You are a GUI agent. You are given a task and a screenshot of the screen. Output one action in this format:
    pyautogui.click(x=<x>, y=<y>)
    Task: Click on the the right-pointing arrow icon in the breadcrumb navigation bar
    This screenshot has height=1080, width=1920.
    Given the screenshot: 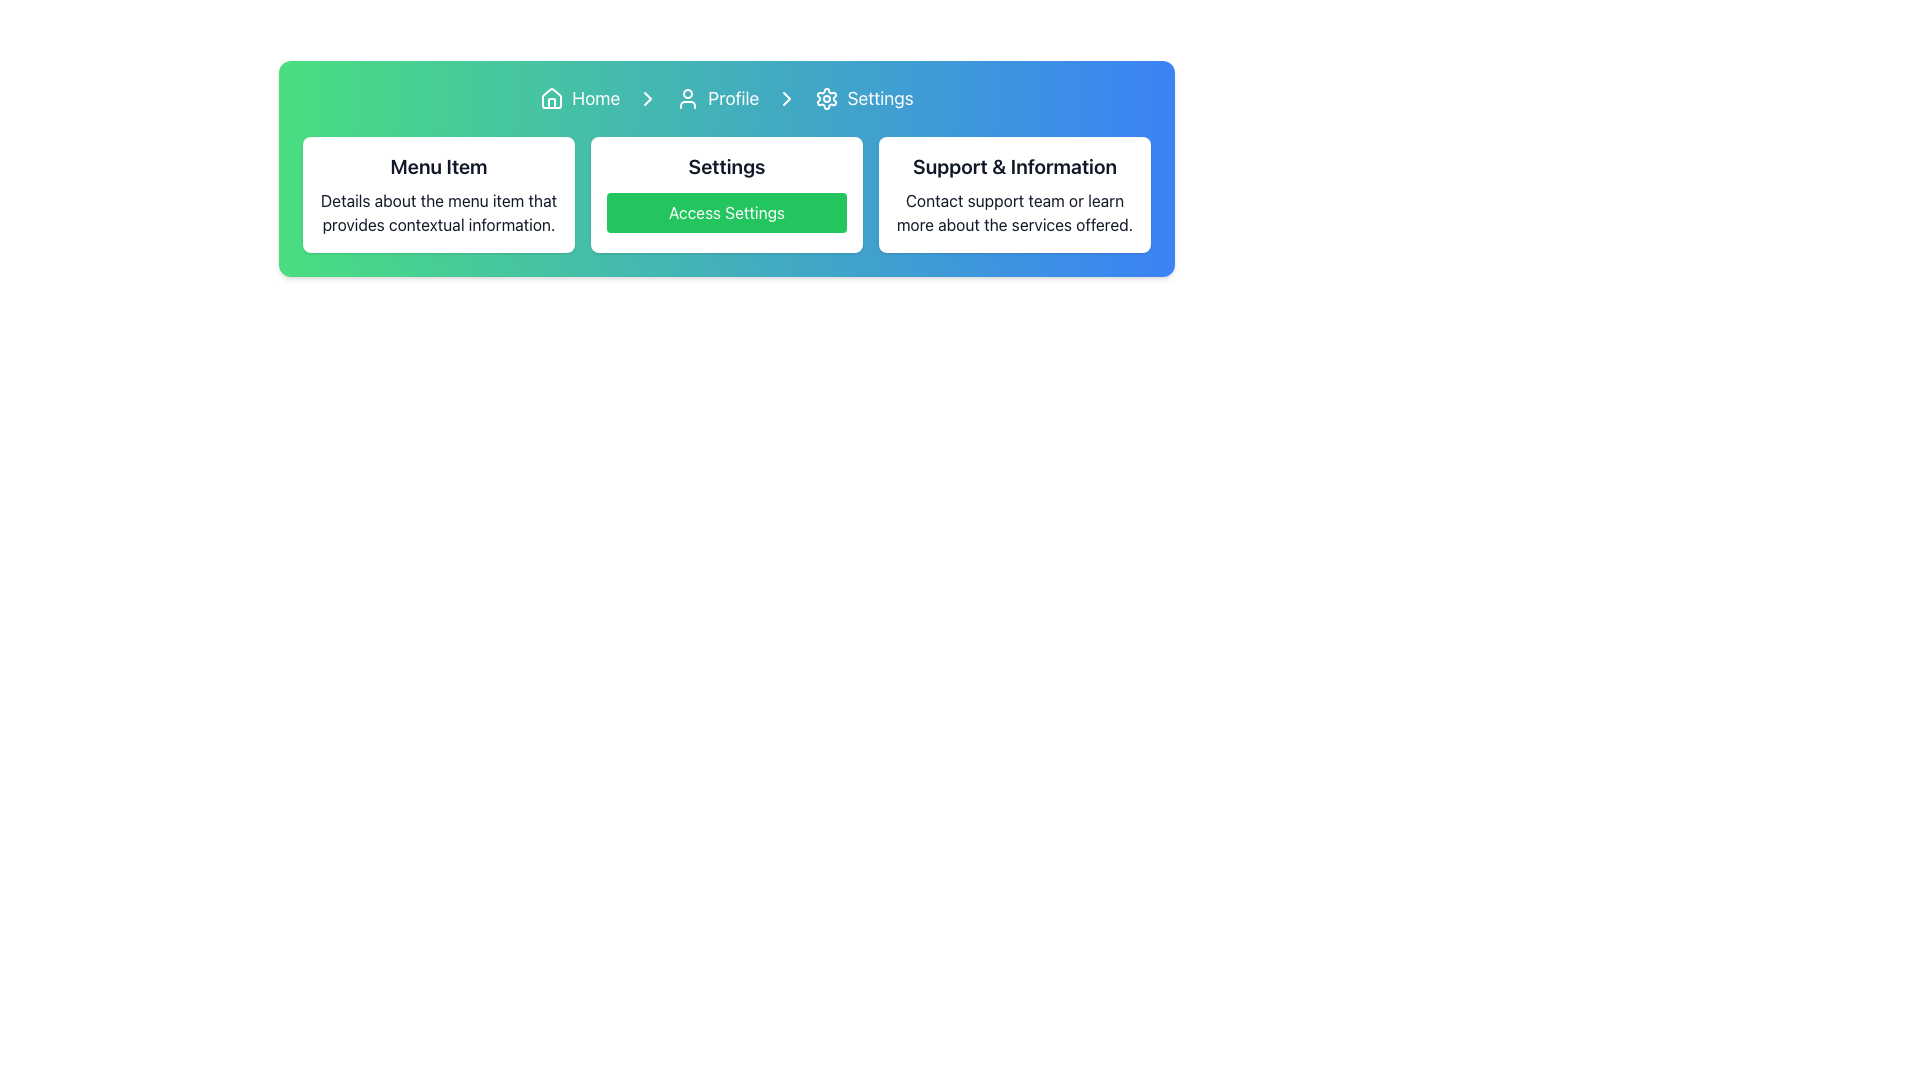 What is the action you would take?
    pyautogui.click(x=786, y=99)
    